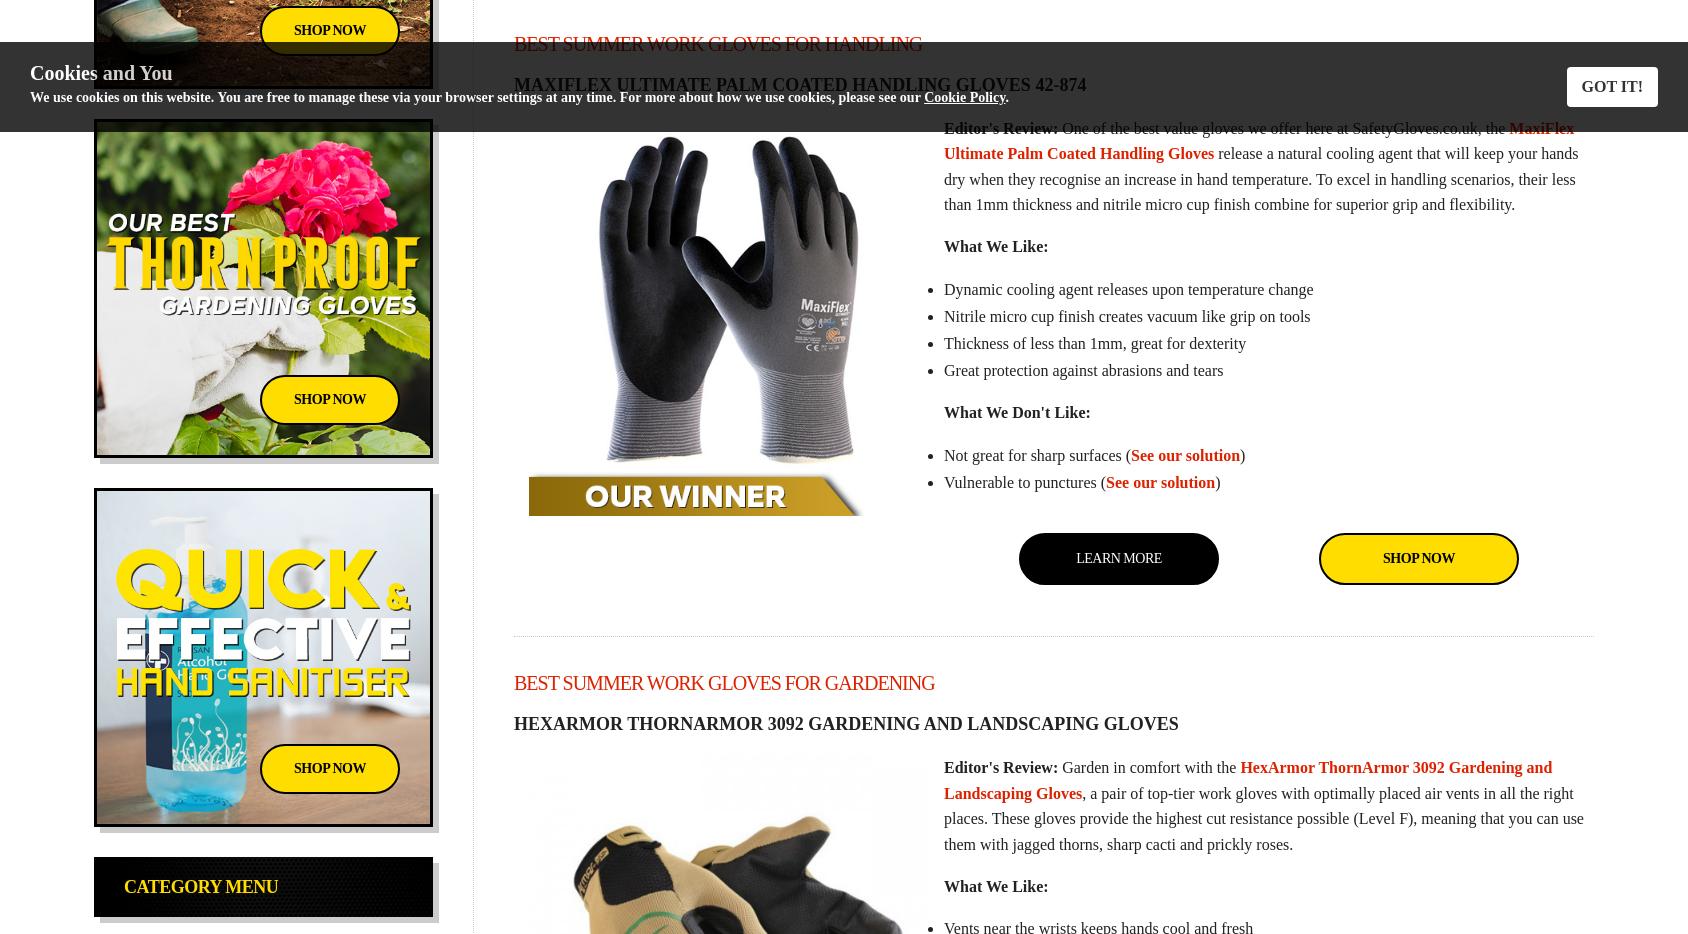 Image resolution: width=1688 pixels, height=934 pixels. Describe the element at coordinates (722, 682) in the screenshot. I see `'Best Summer Work Gloves for Gardening'` at that location.